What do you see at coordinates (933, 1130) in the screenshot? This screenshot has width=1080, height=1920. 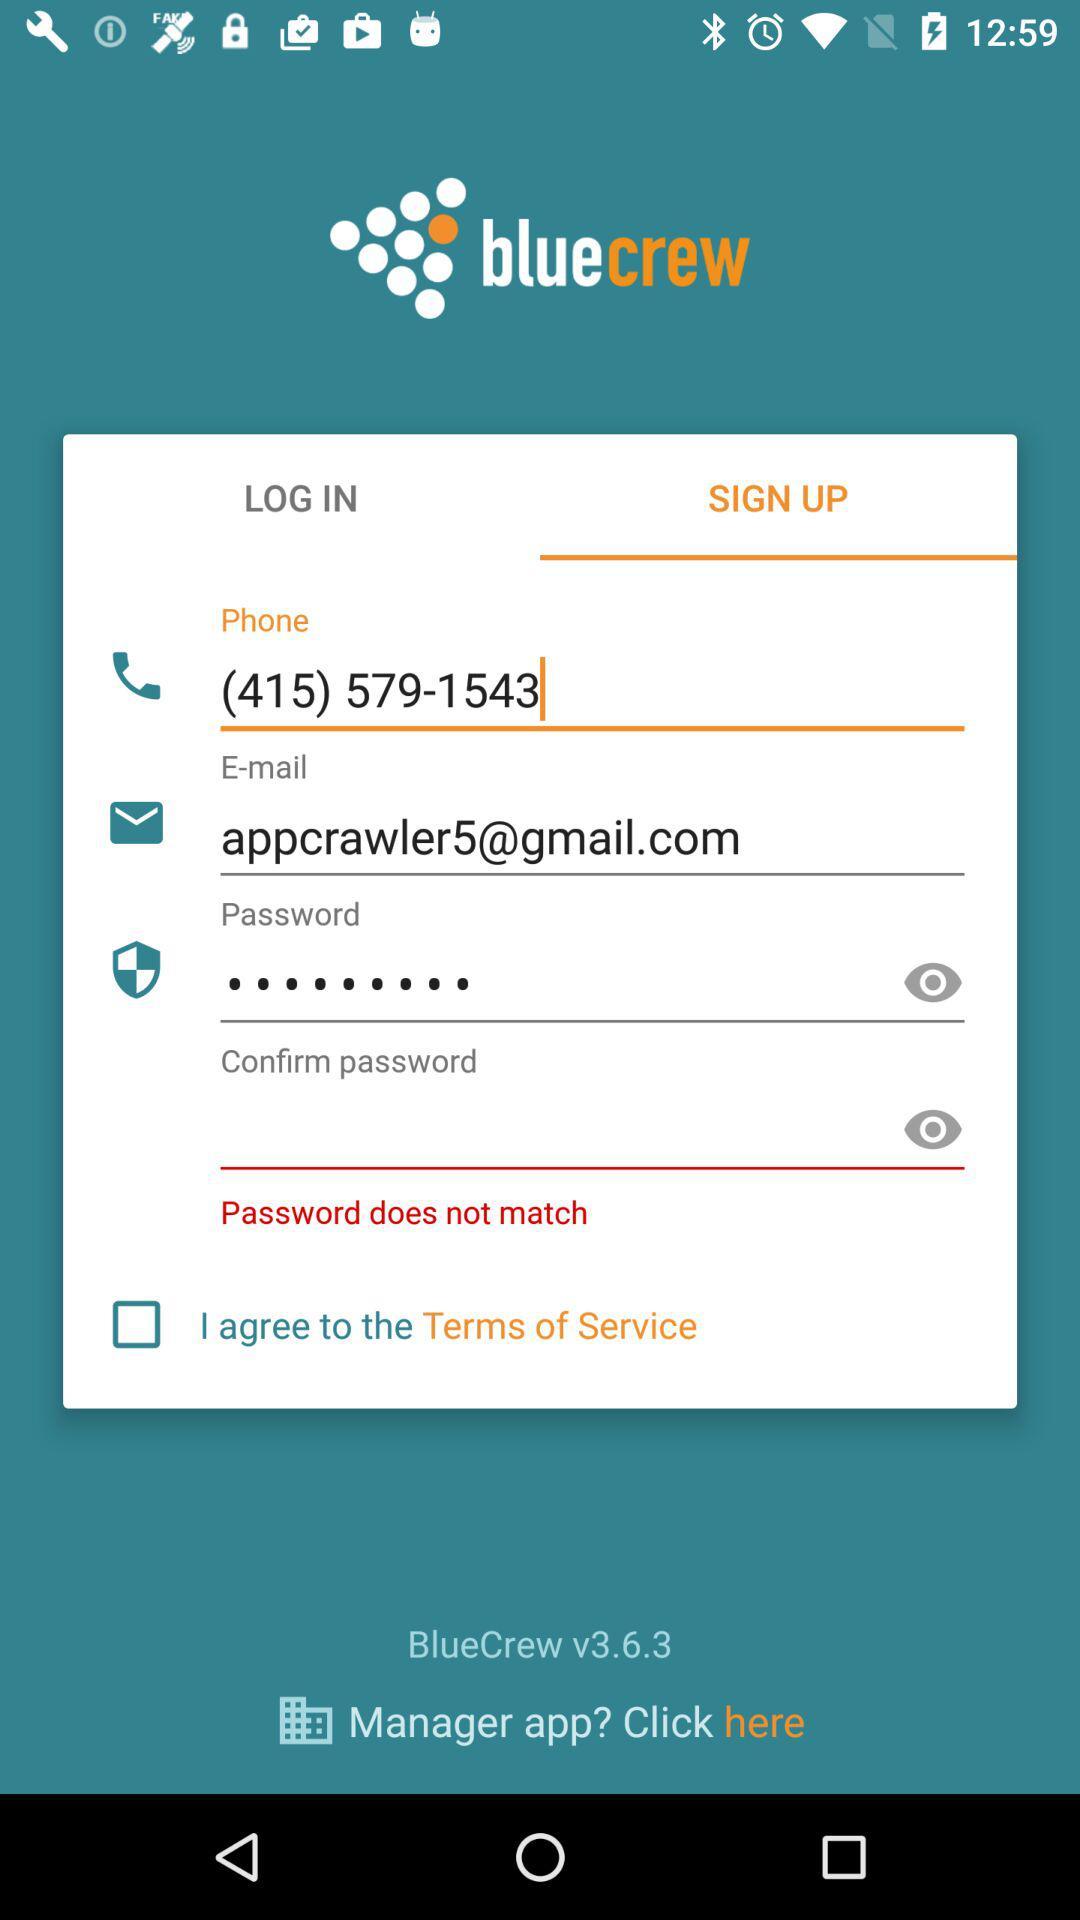 I see `show password option` at bounding box center [933, 1130].